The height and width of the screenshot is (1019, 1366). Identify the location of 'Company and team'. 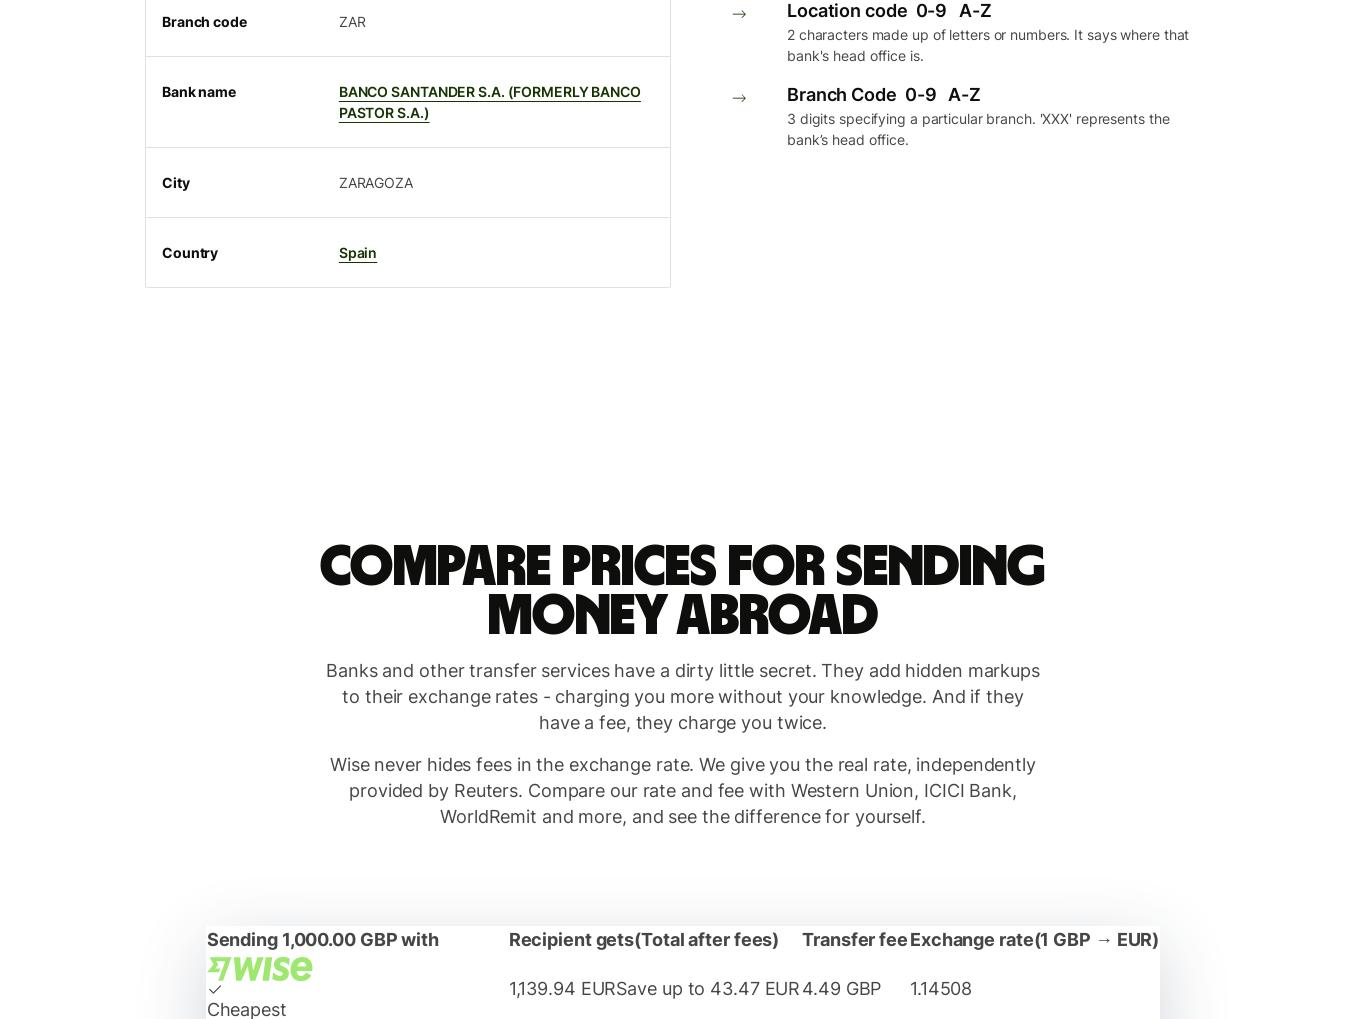
(195, 27).